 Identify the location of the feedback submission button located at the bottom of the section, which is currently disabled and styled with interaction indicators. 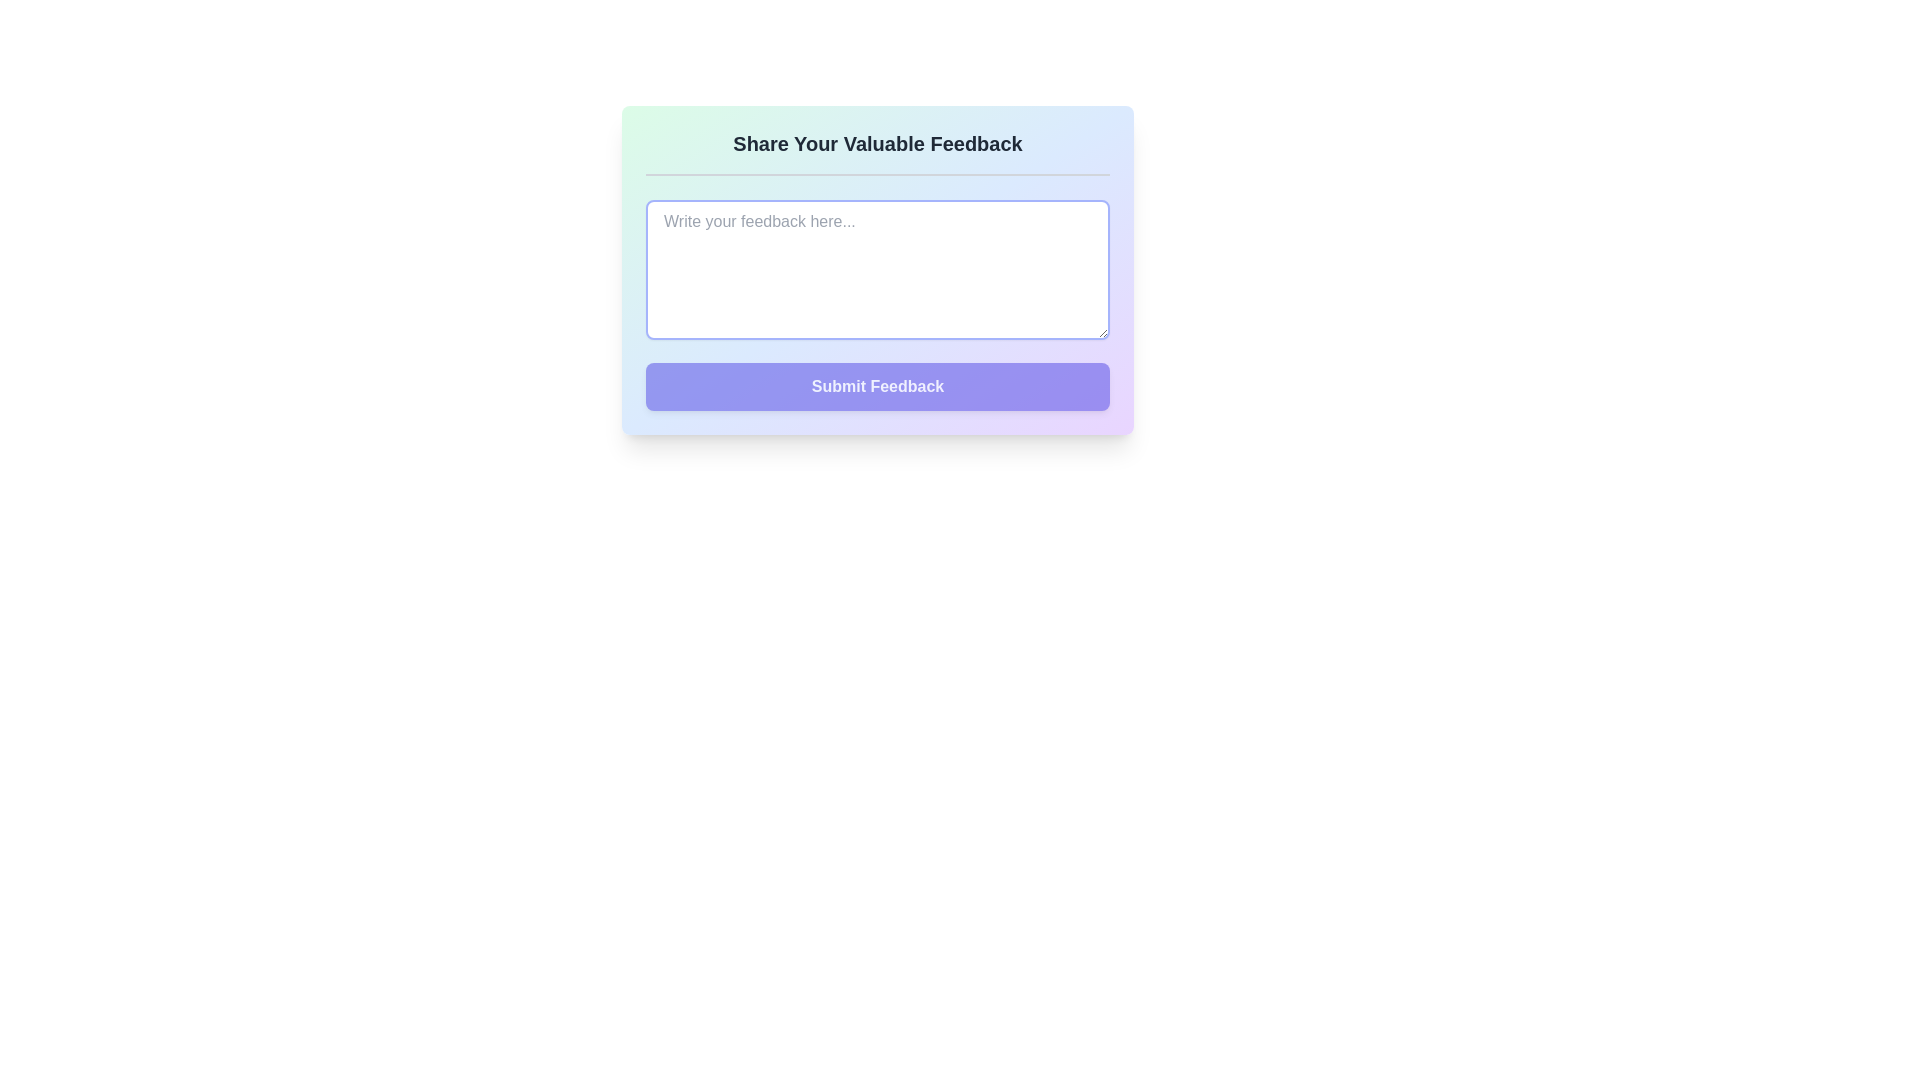
(878, 386).